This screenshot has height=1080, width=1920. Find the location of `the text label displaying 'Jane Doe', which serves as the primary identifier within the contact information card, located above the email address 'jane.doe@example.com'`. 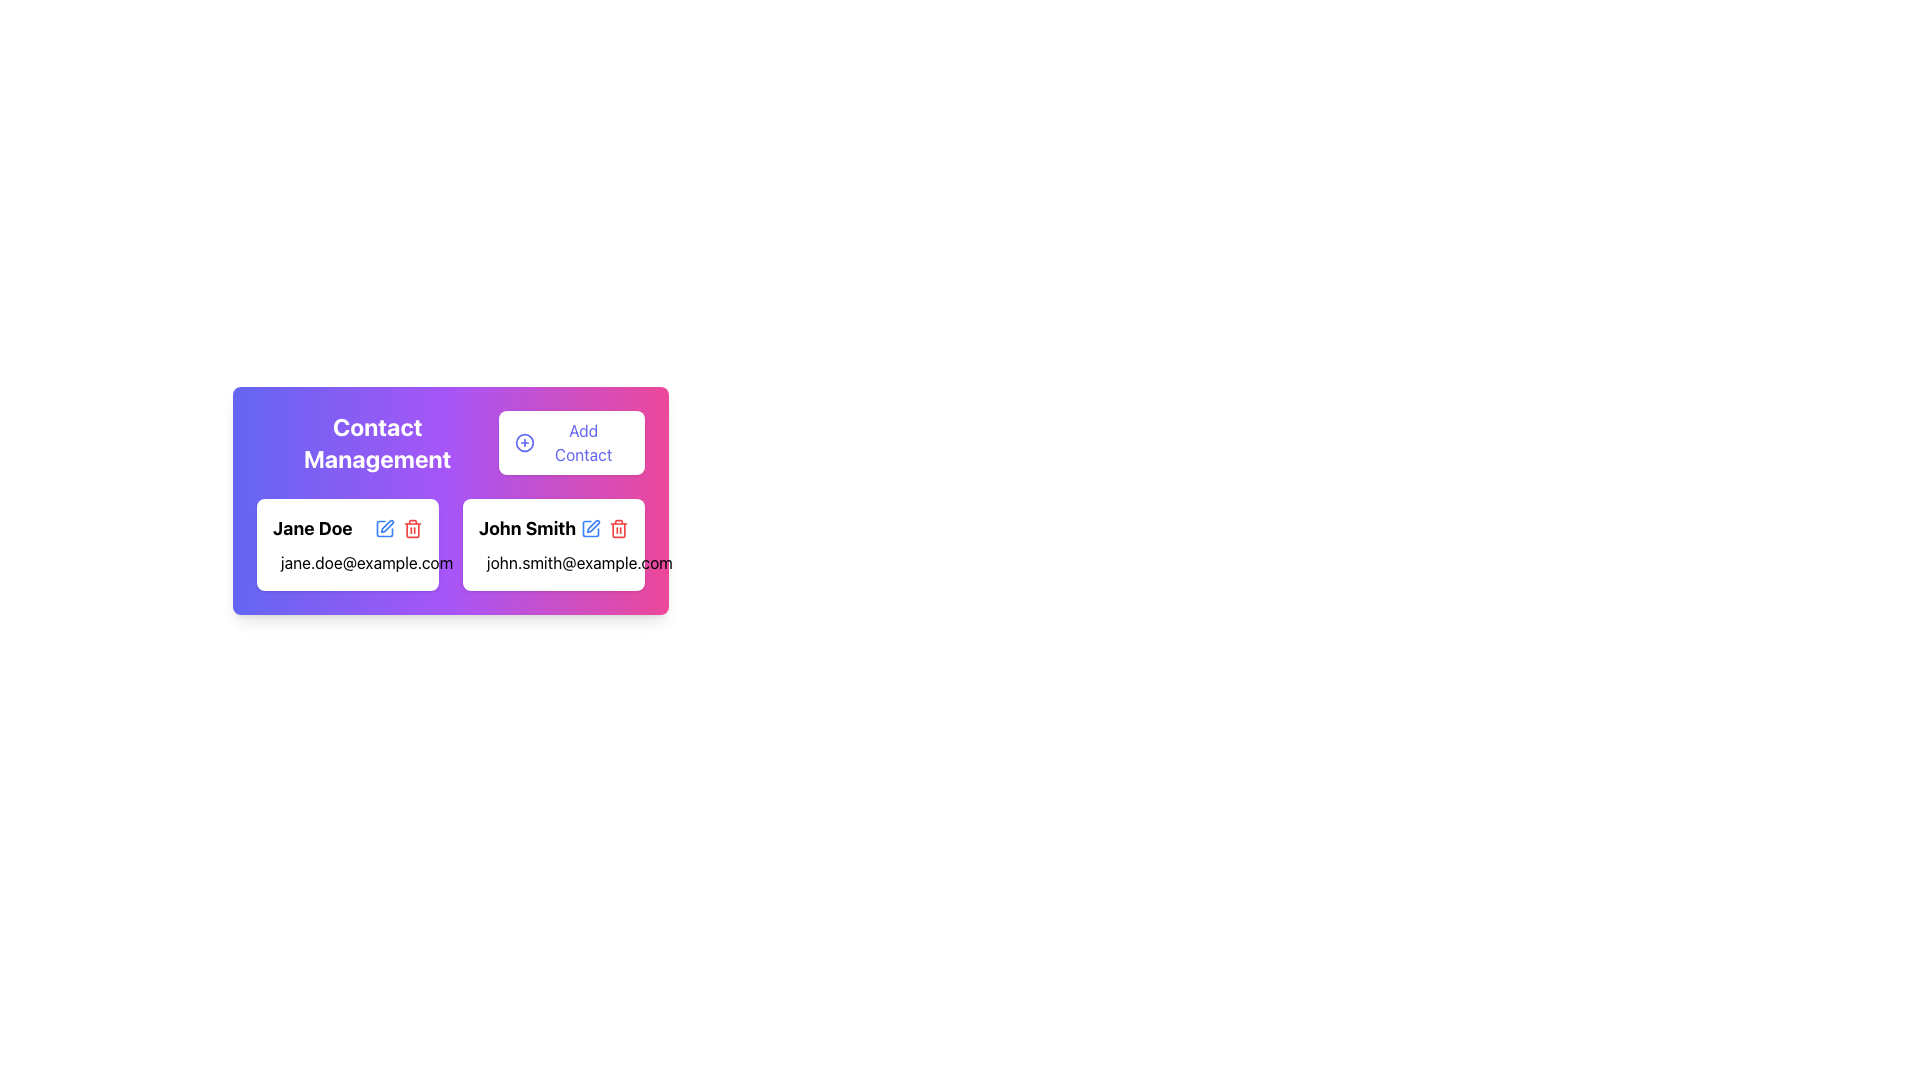

the text label displaying 'Jane Doe', which serves as the primary identifier within the contact information card, located above the email address 'jane.doe@example.com' is located at coordinates (347, 527).